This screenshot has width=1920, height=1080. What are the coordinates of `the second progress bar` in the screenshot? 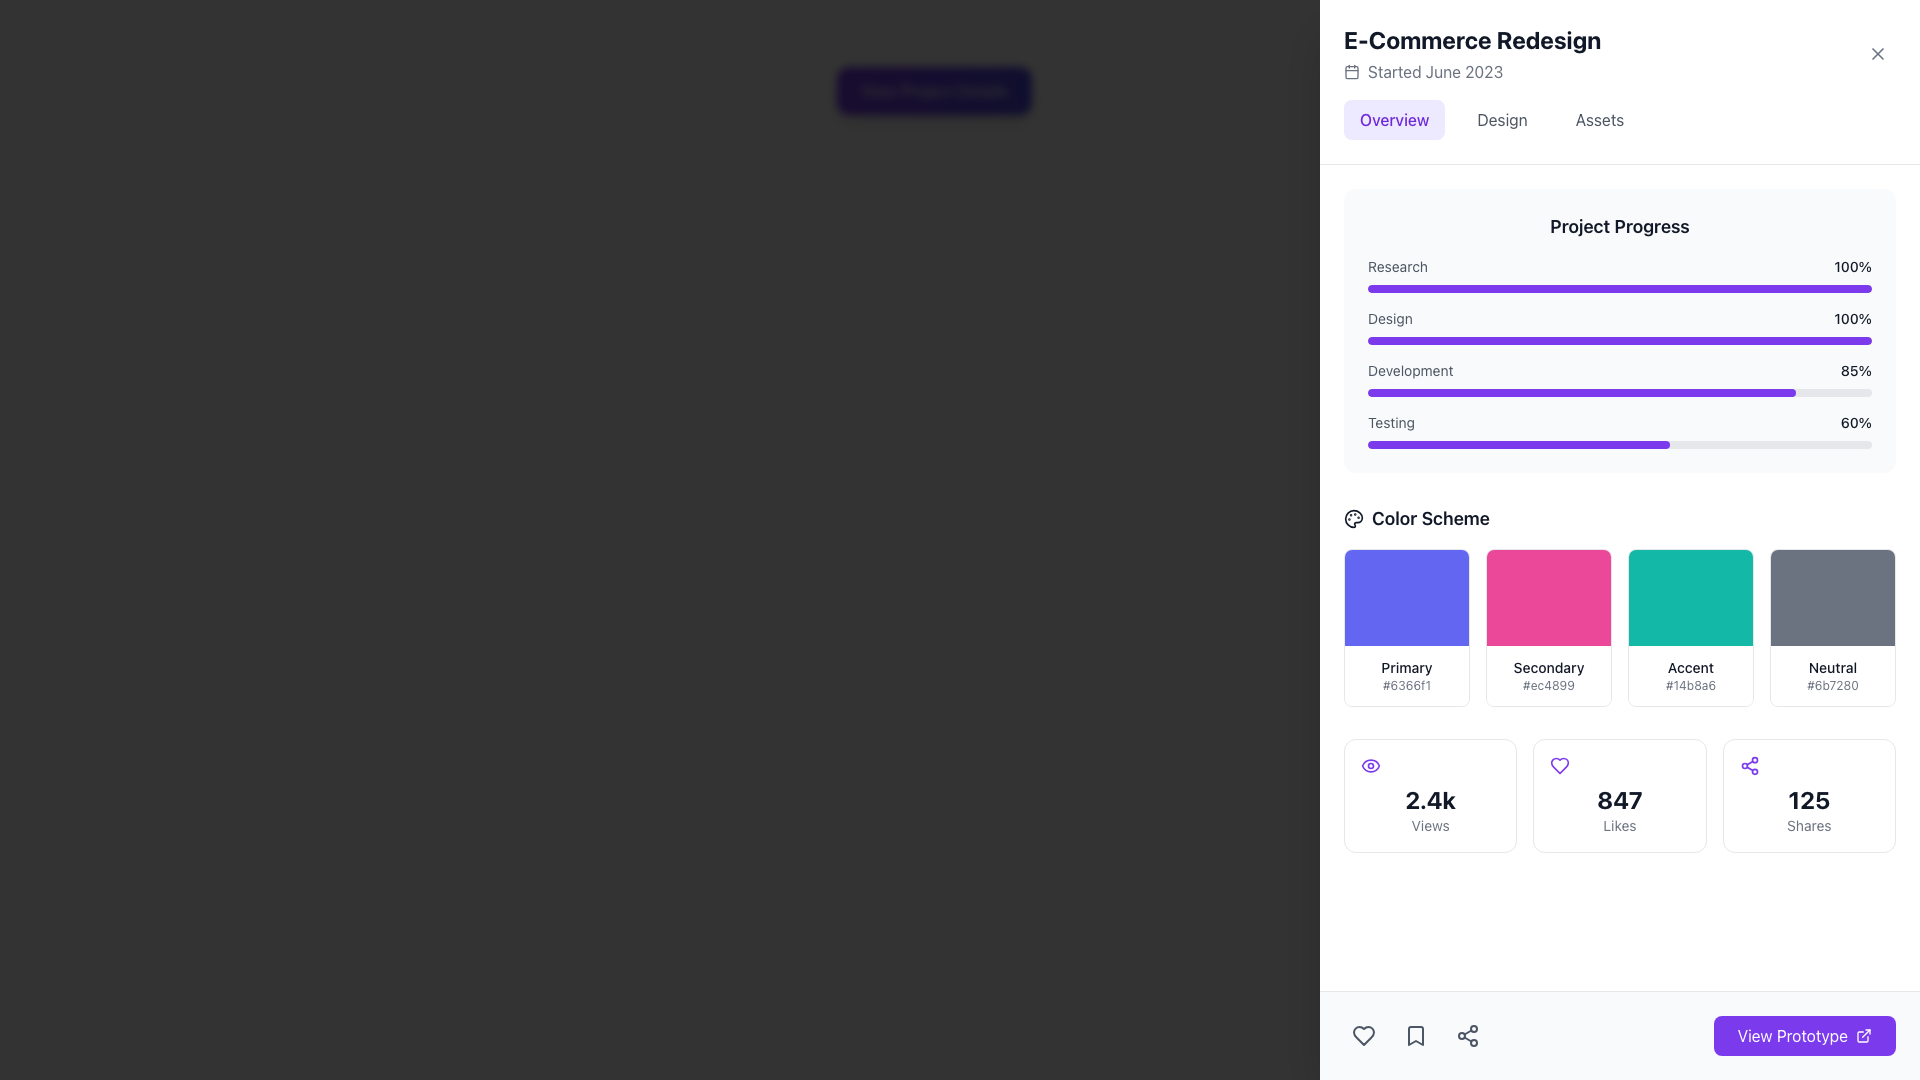 It's located at (1620, 339).